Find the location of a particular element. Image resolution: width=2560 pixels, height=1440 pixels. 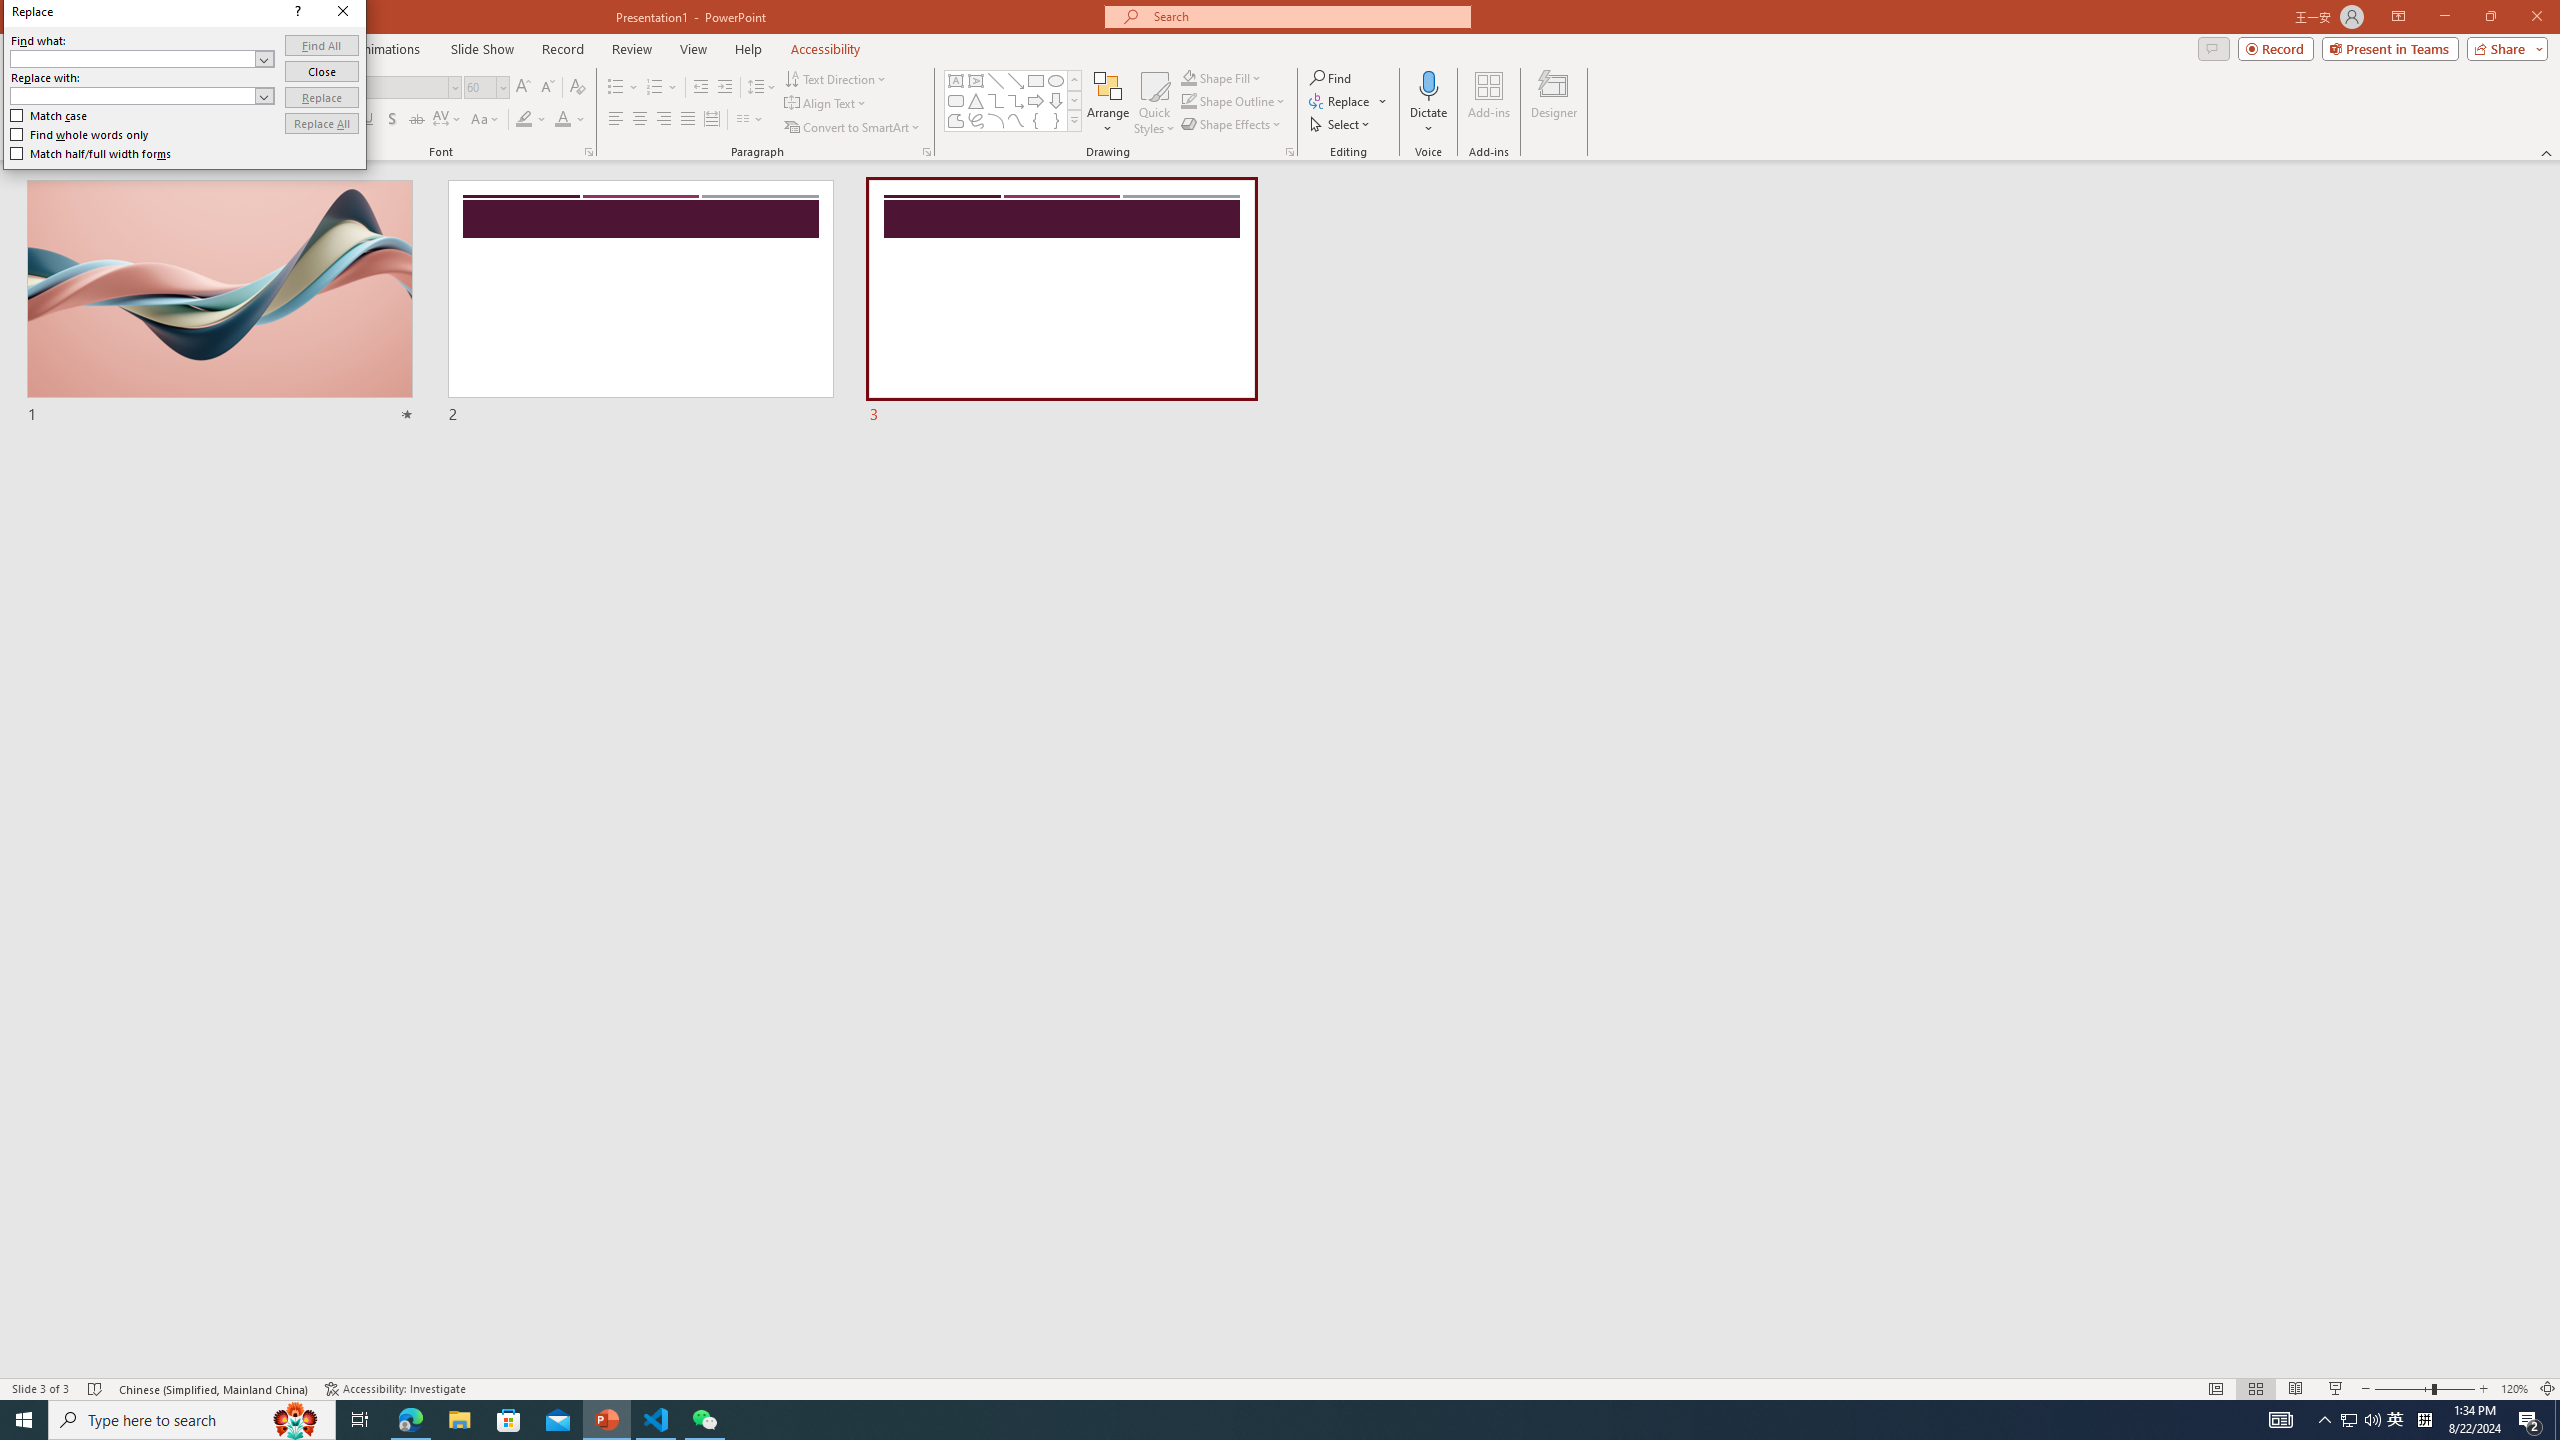

'Replace with' is located at coordinates (142, 95).